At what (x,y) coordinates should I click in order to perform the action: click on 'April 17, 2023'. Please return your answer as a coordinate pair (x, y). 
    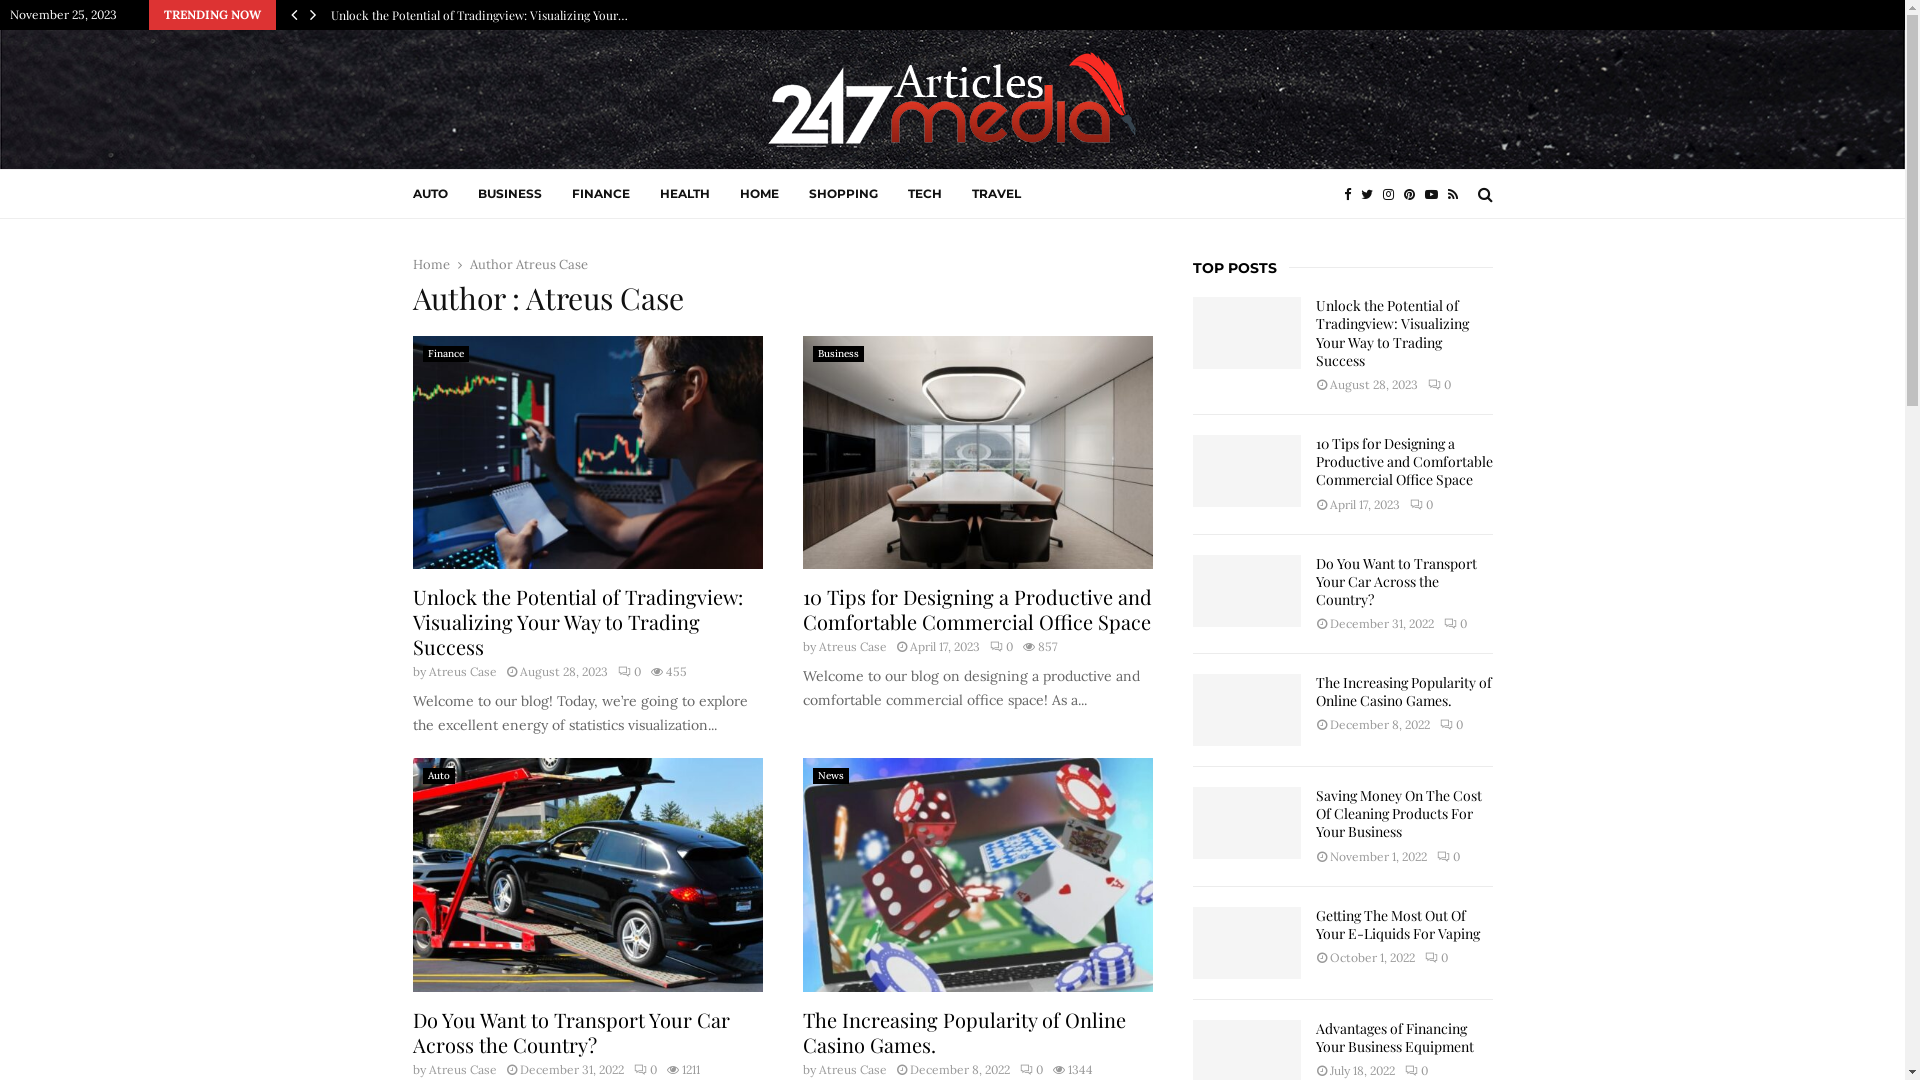
    Looking at the image, I should click on (944, 646).